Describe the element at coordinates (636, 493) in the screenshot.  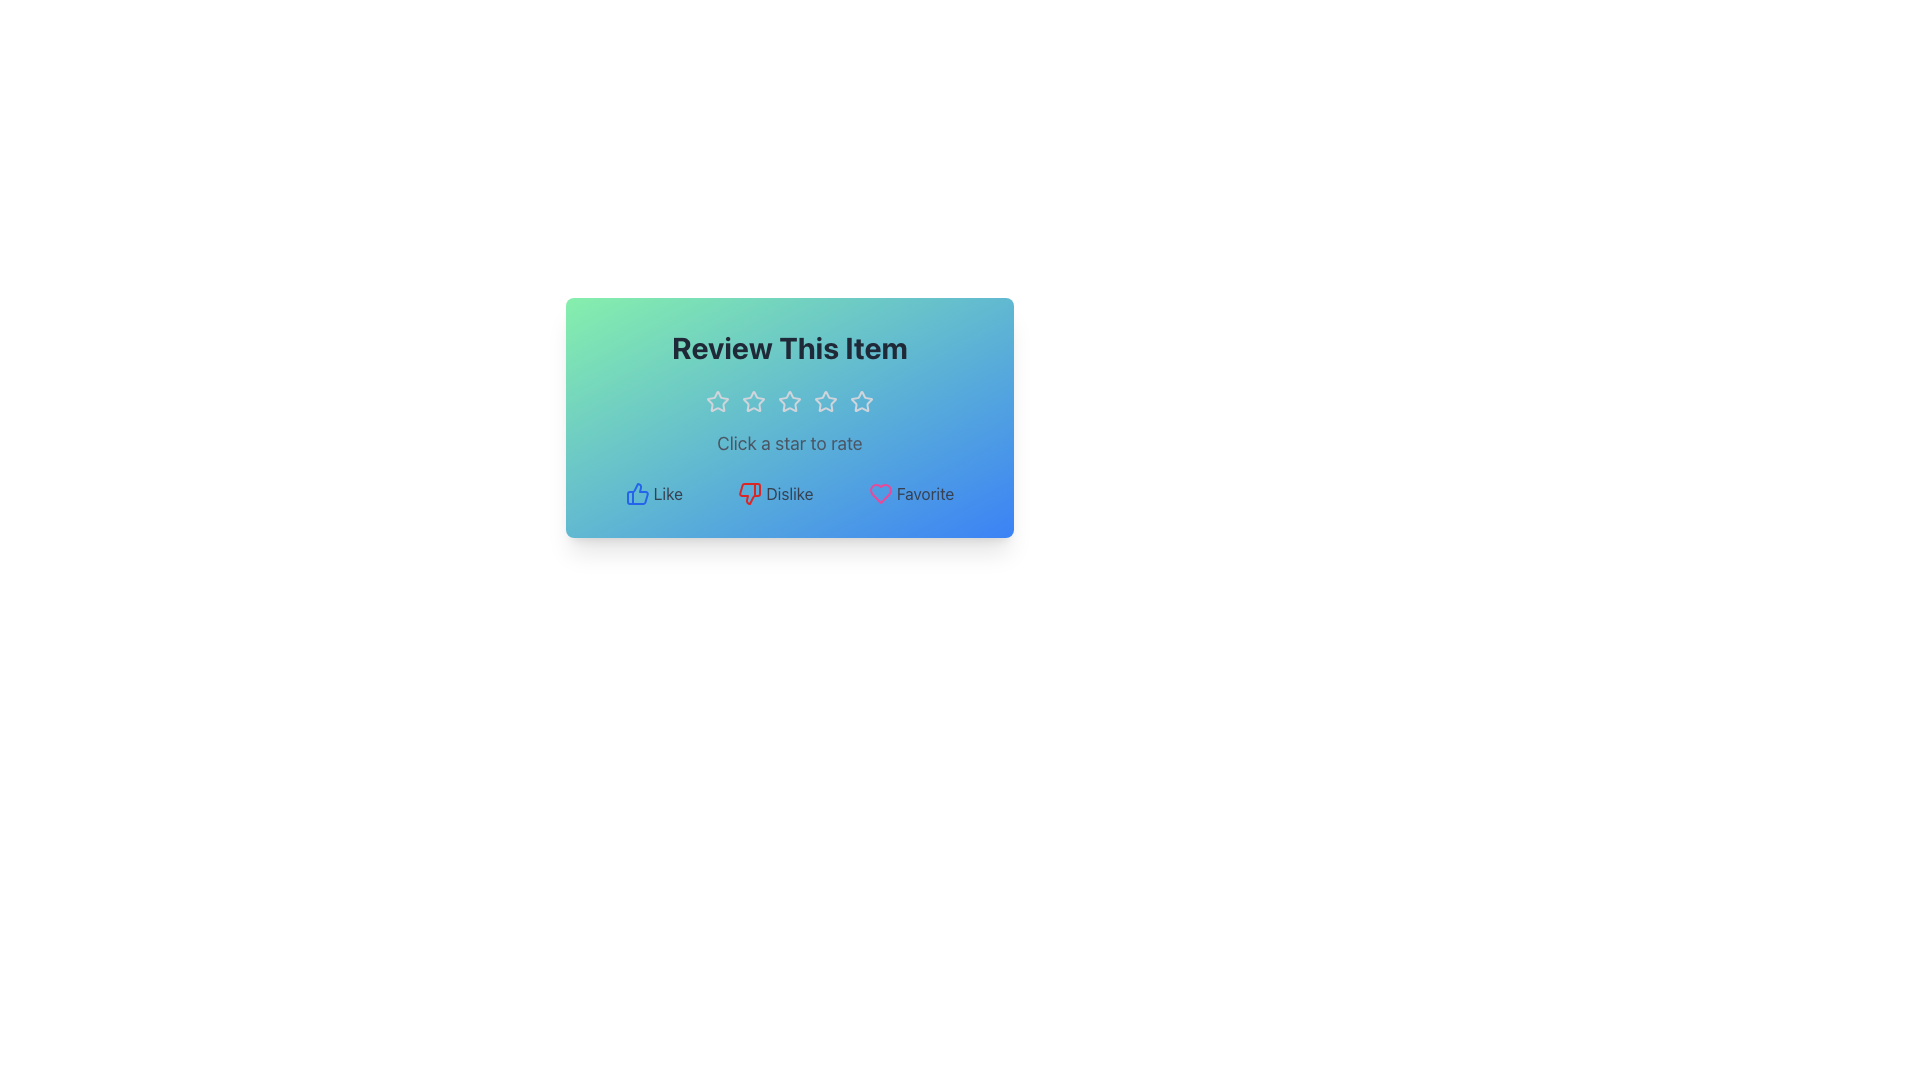
I see `the thumbs-up icon located in the bottom-left section of the component card` at that location.